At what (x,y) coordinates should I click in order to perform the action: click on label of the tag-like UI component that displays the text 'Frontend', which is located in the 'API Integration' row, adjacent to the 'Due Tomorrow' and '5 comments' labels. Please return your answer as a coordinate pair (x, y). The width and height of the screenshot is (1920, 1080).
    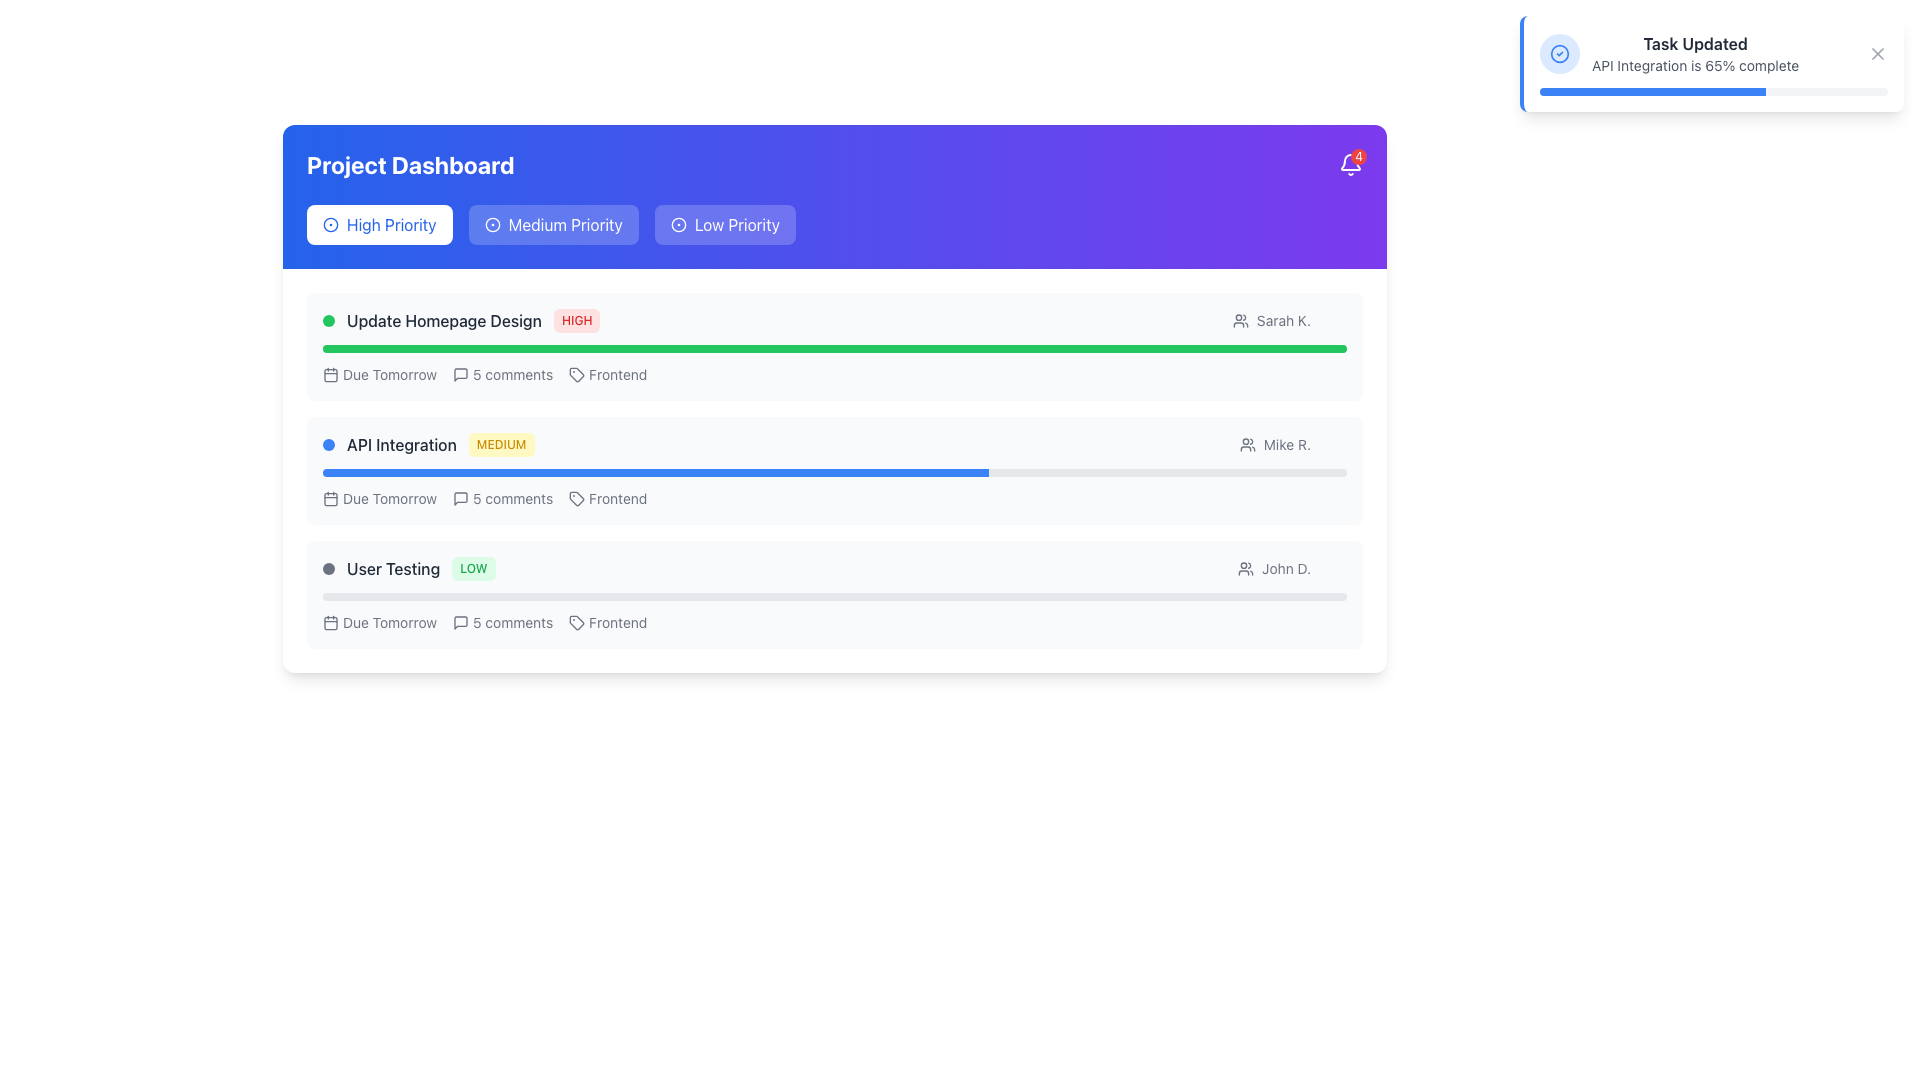
    Looking at the image, I should click on (607, 497).